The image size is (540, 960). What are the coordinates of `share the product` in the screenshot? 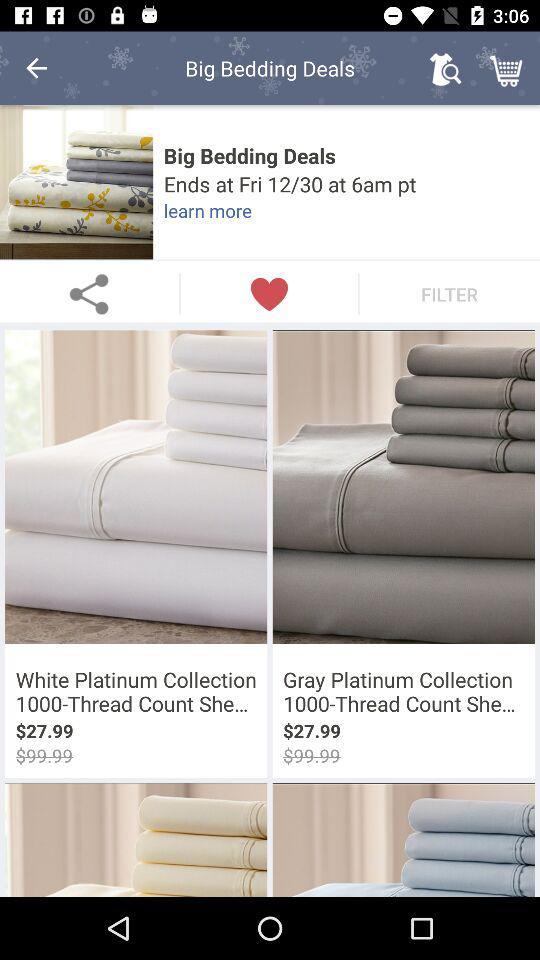 It's located at (88, 293).